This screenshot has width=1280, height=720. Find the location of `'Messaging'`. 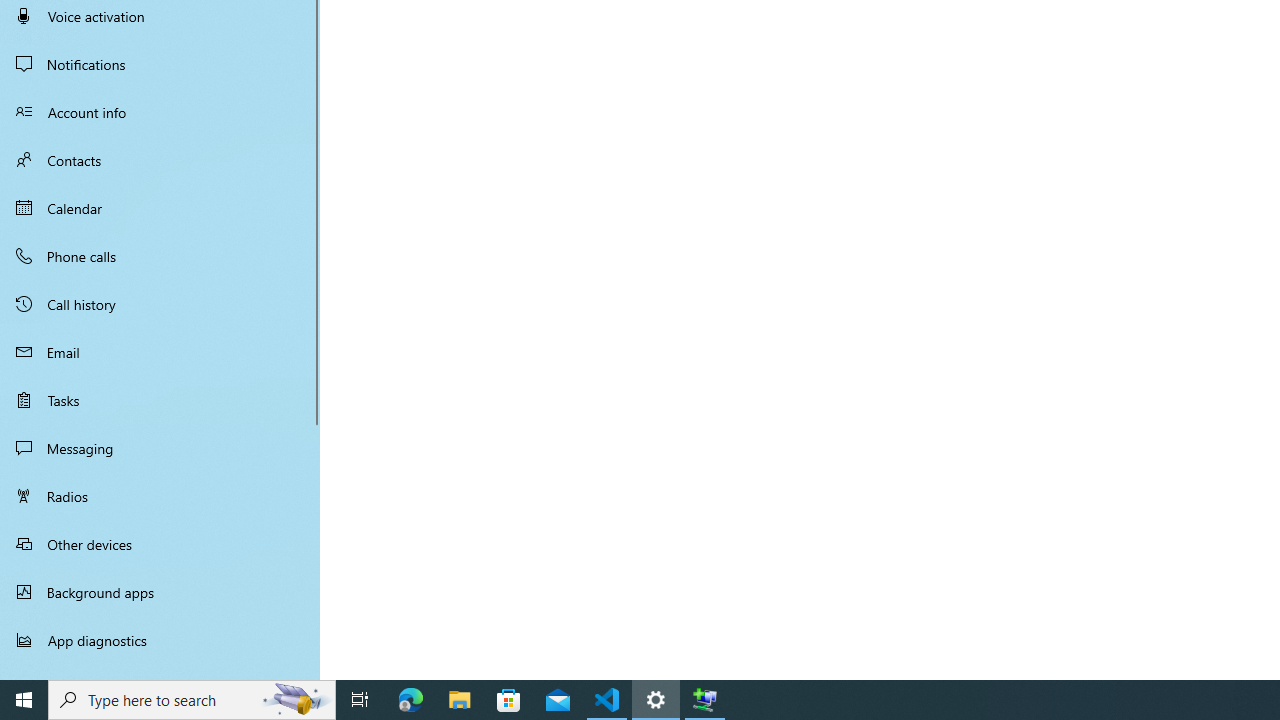

'Messaging' is located at coordinates (160, 447).